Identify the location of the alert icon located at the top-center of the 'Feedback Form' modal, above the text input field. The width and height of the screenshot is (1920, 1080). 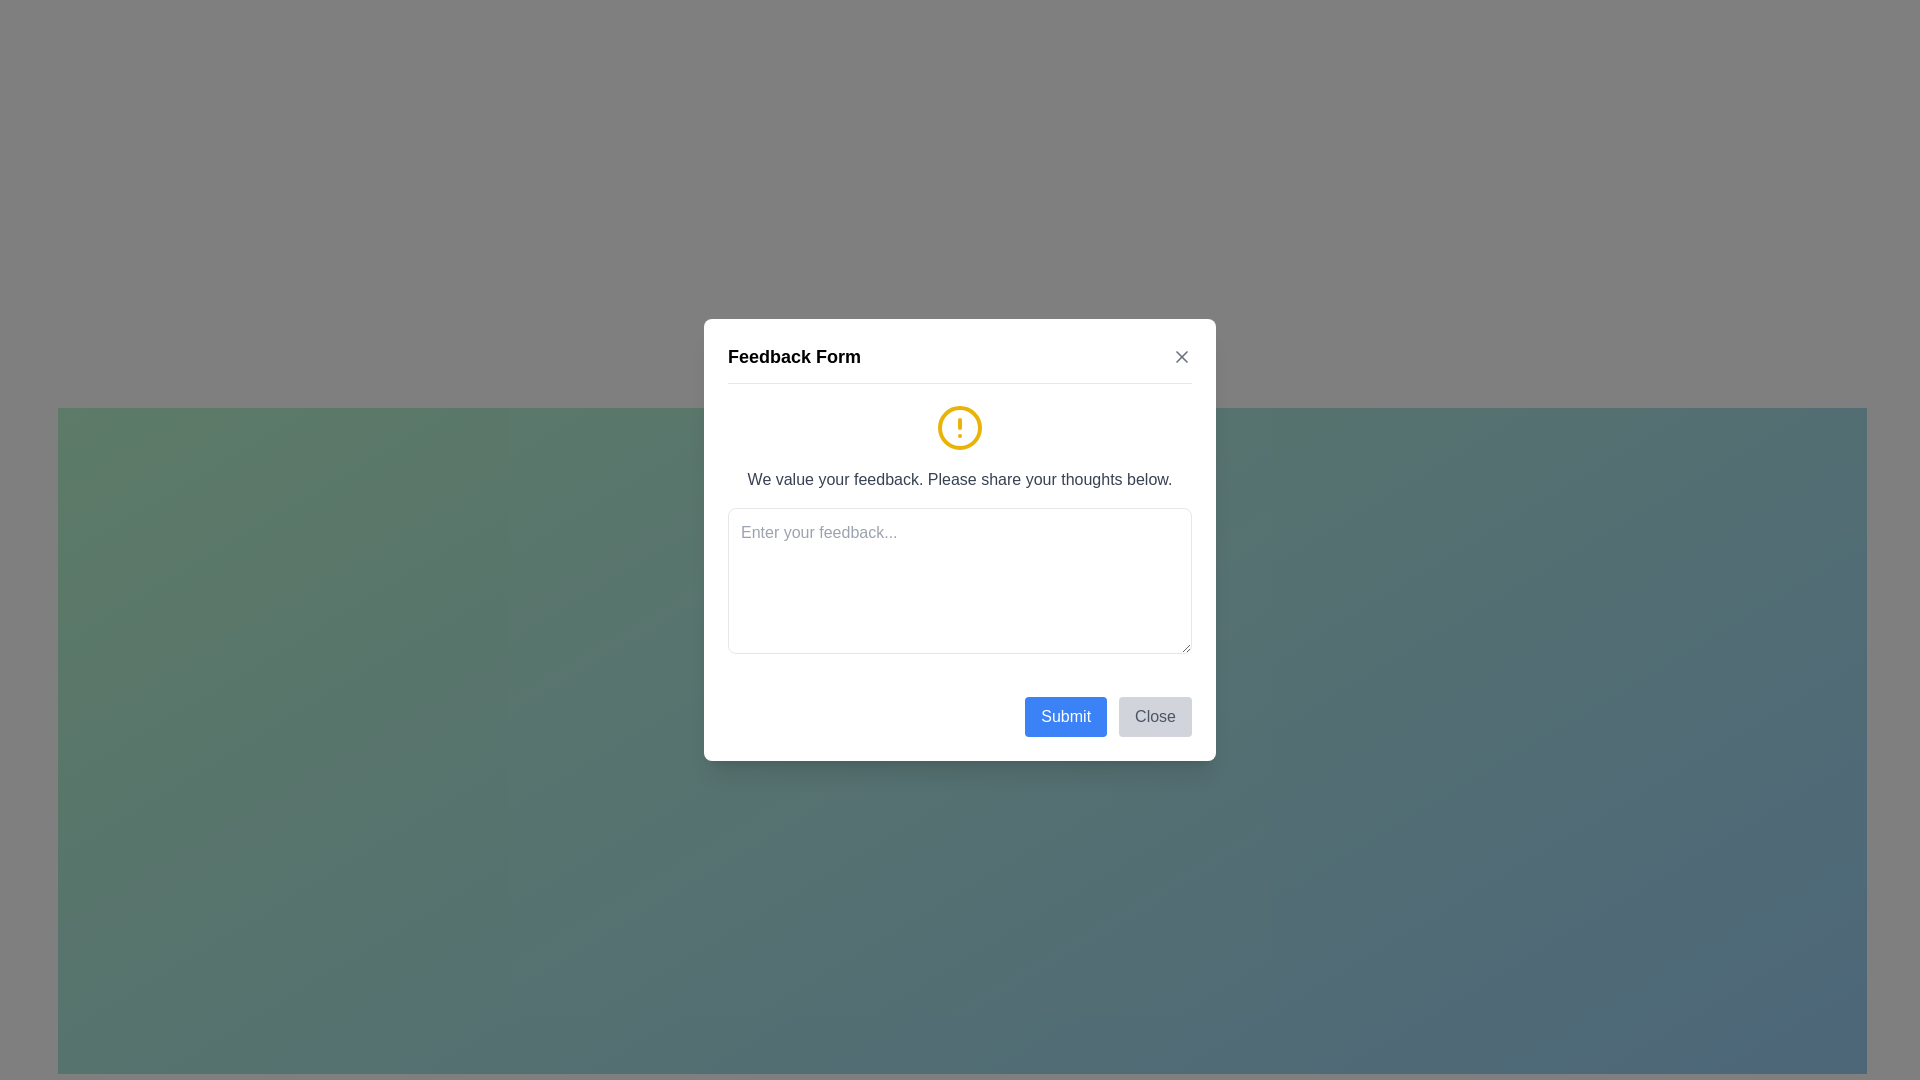
(960, 427).